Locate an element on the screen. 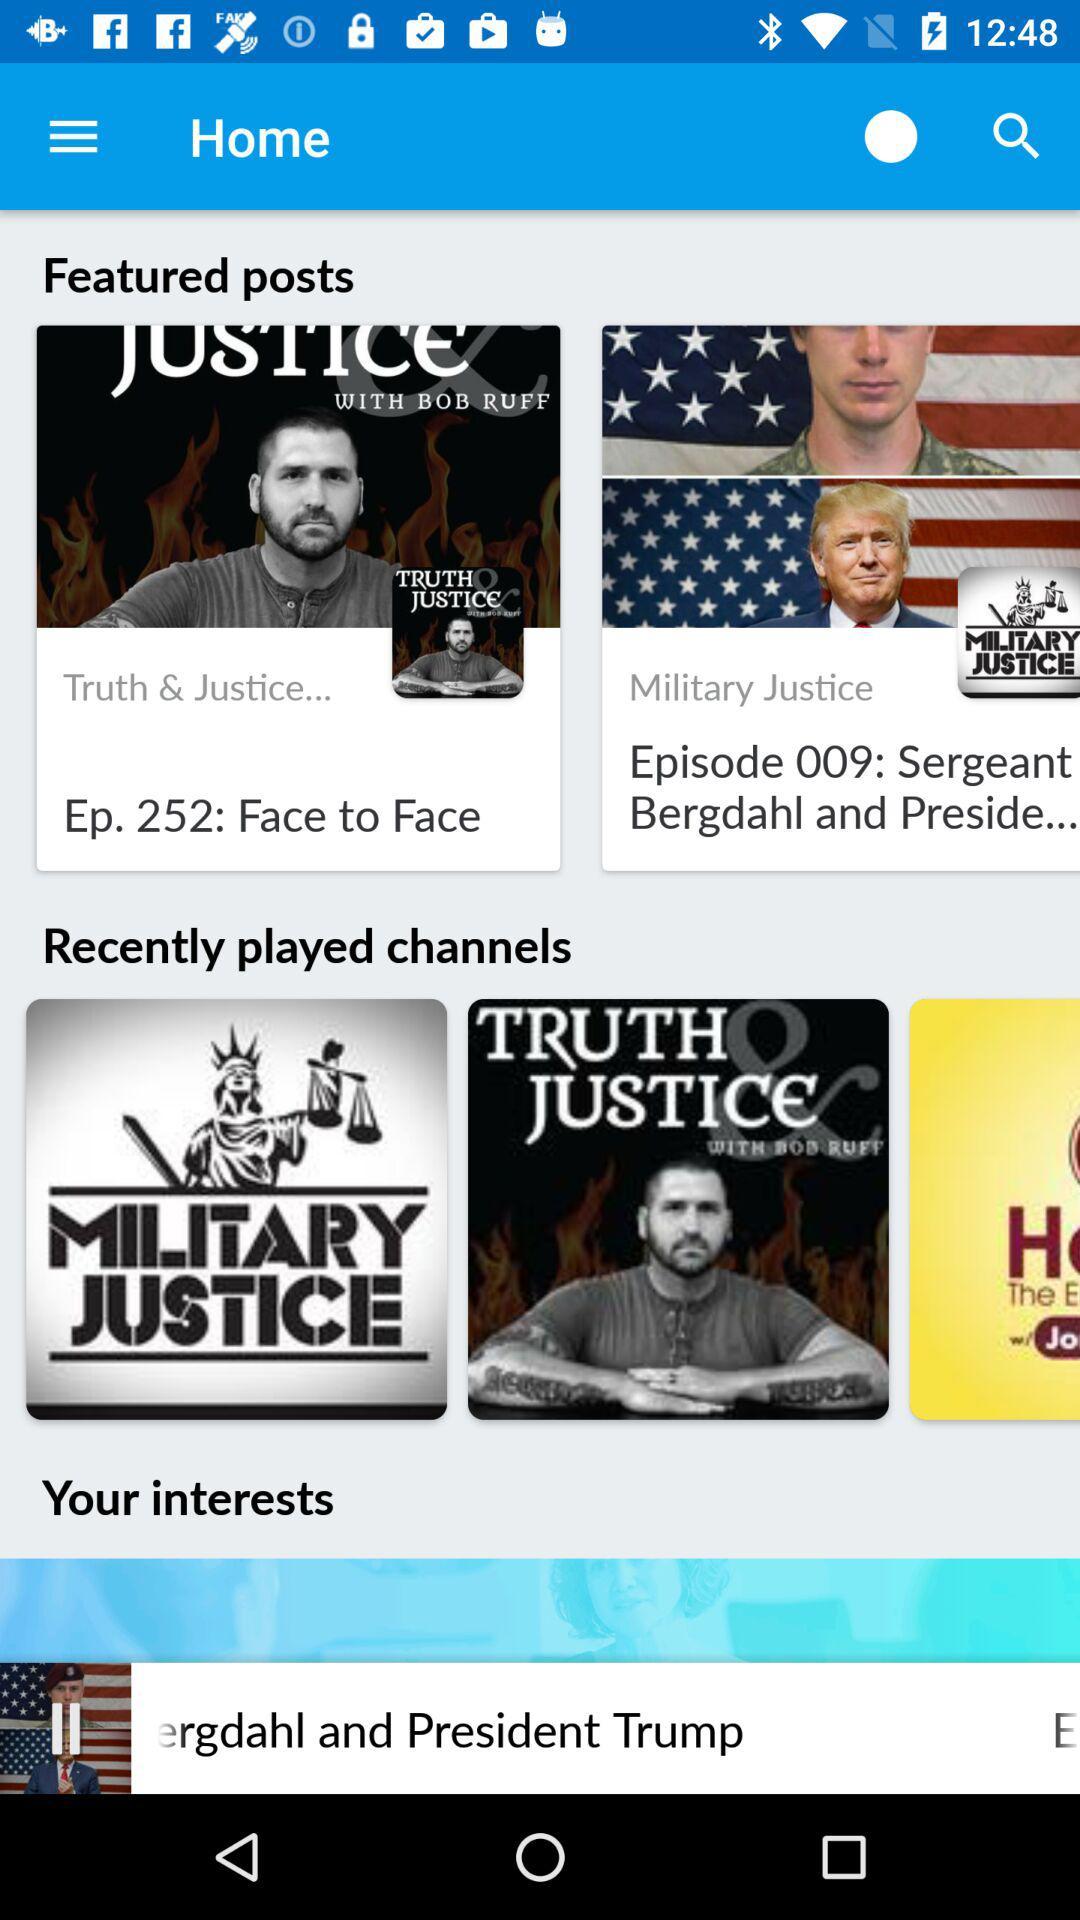  item above featured posts item is located at coordinates (1017, 135).